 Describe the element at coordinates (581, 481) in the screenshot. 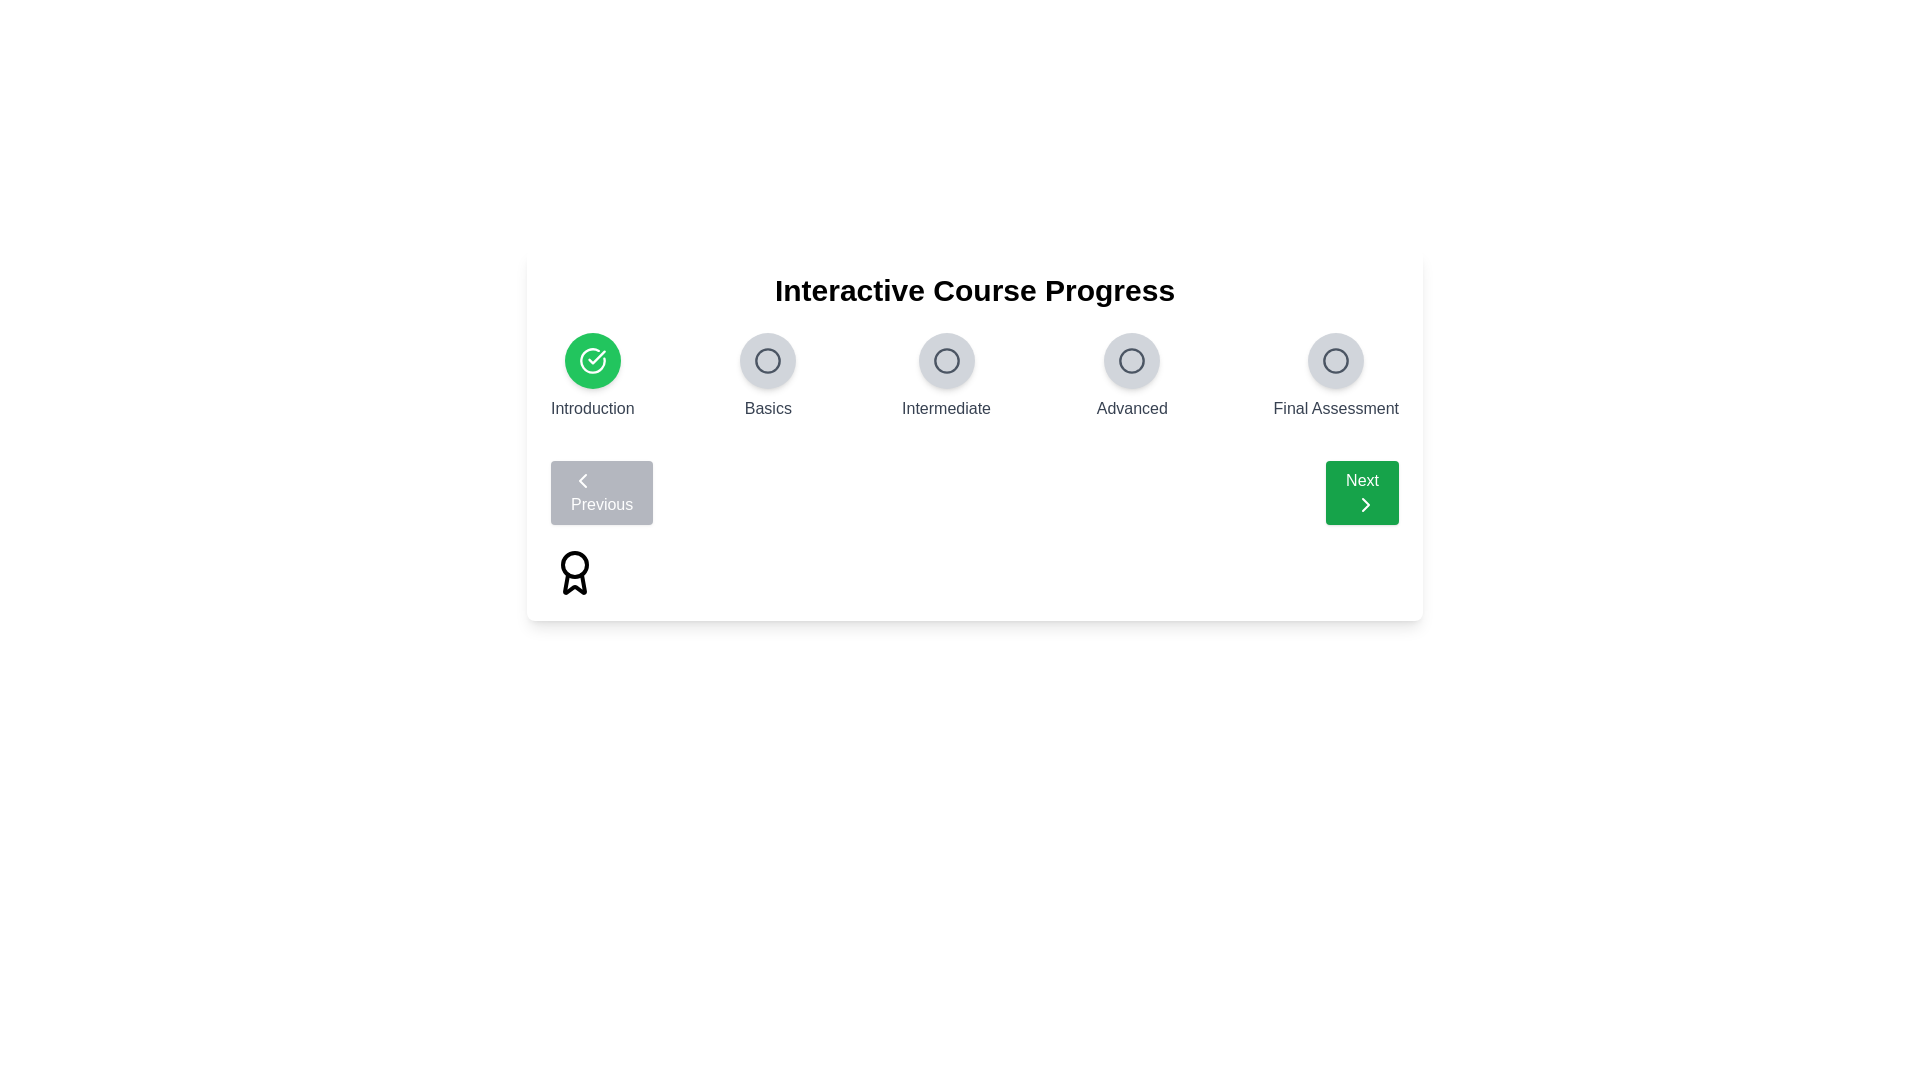

I see `the leftwards-pointing chevron icon within the gray 'Previous' button, which is located on the bottom left area of the interface` at that location.